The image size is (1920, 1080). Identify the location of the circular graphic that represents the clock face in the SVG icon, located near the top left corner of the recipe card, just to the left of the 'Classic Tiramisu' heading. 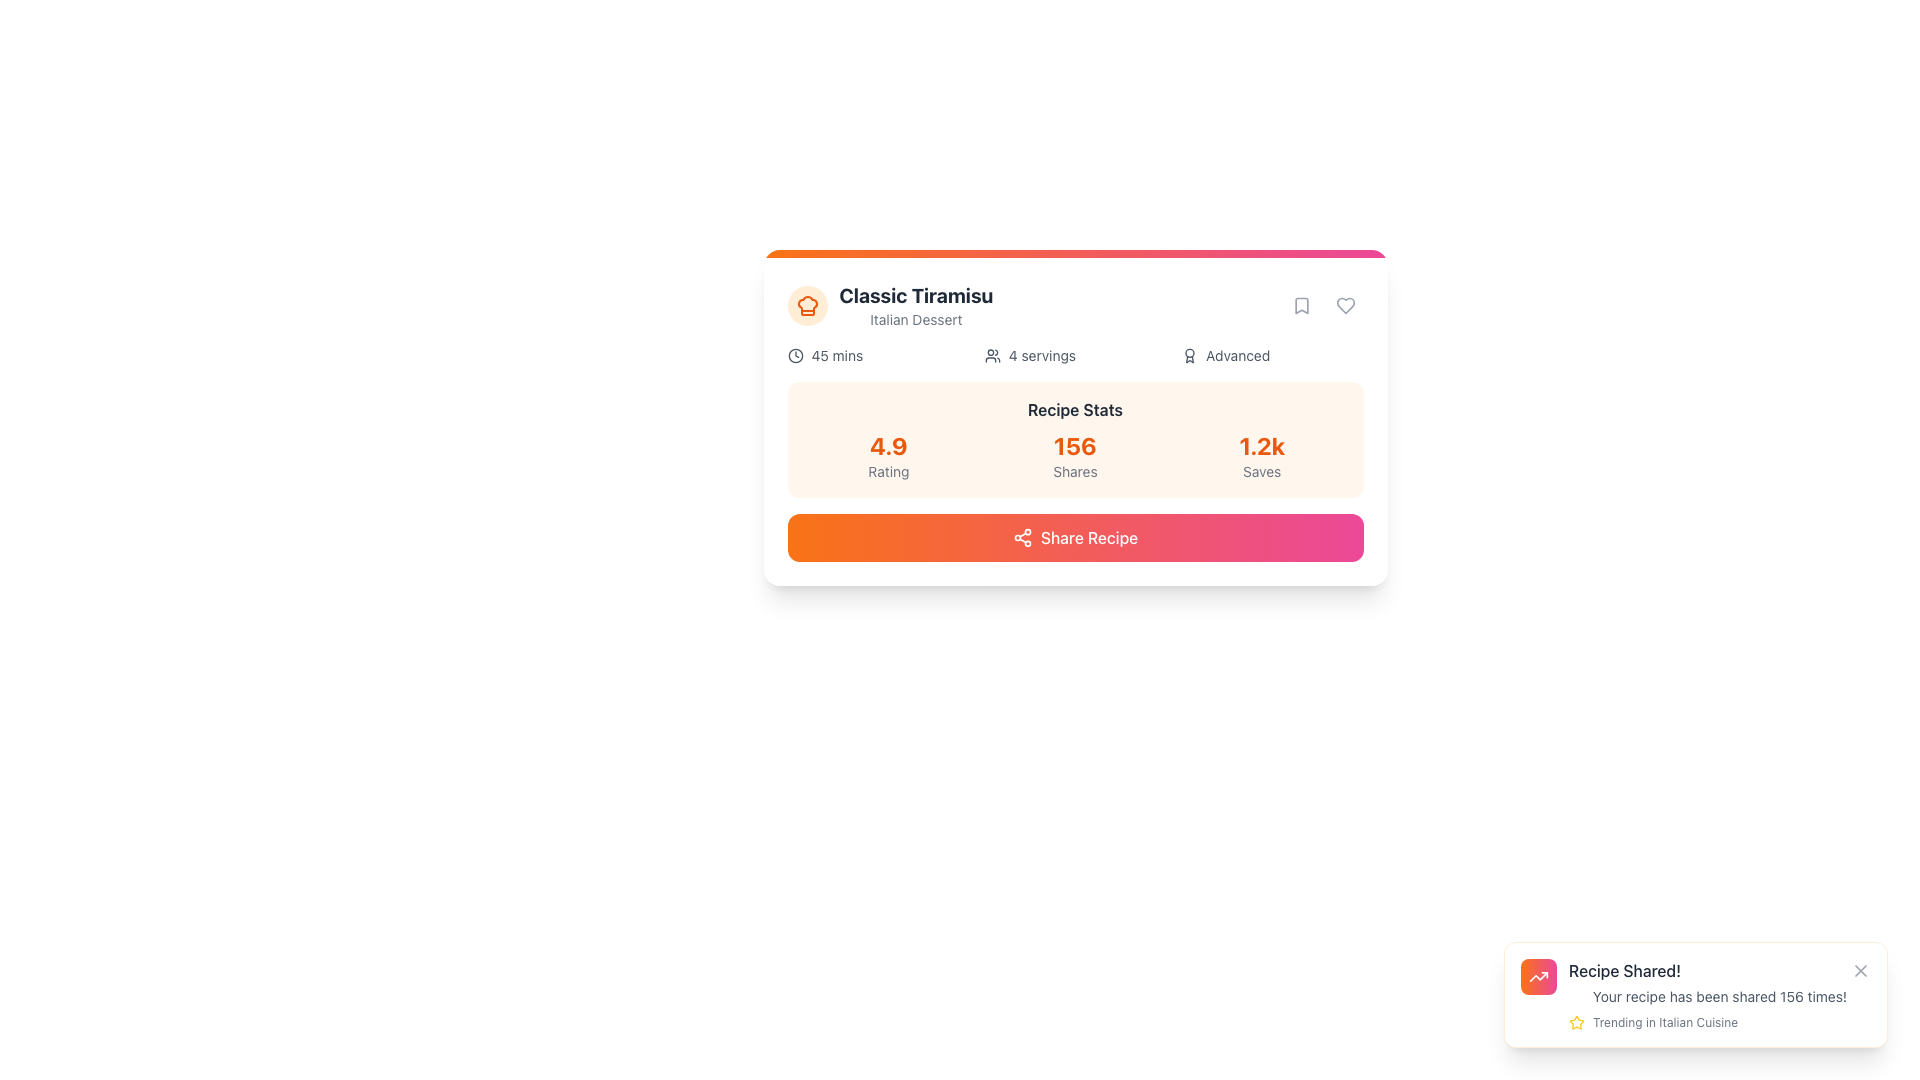
(794, 354).